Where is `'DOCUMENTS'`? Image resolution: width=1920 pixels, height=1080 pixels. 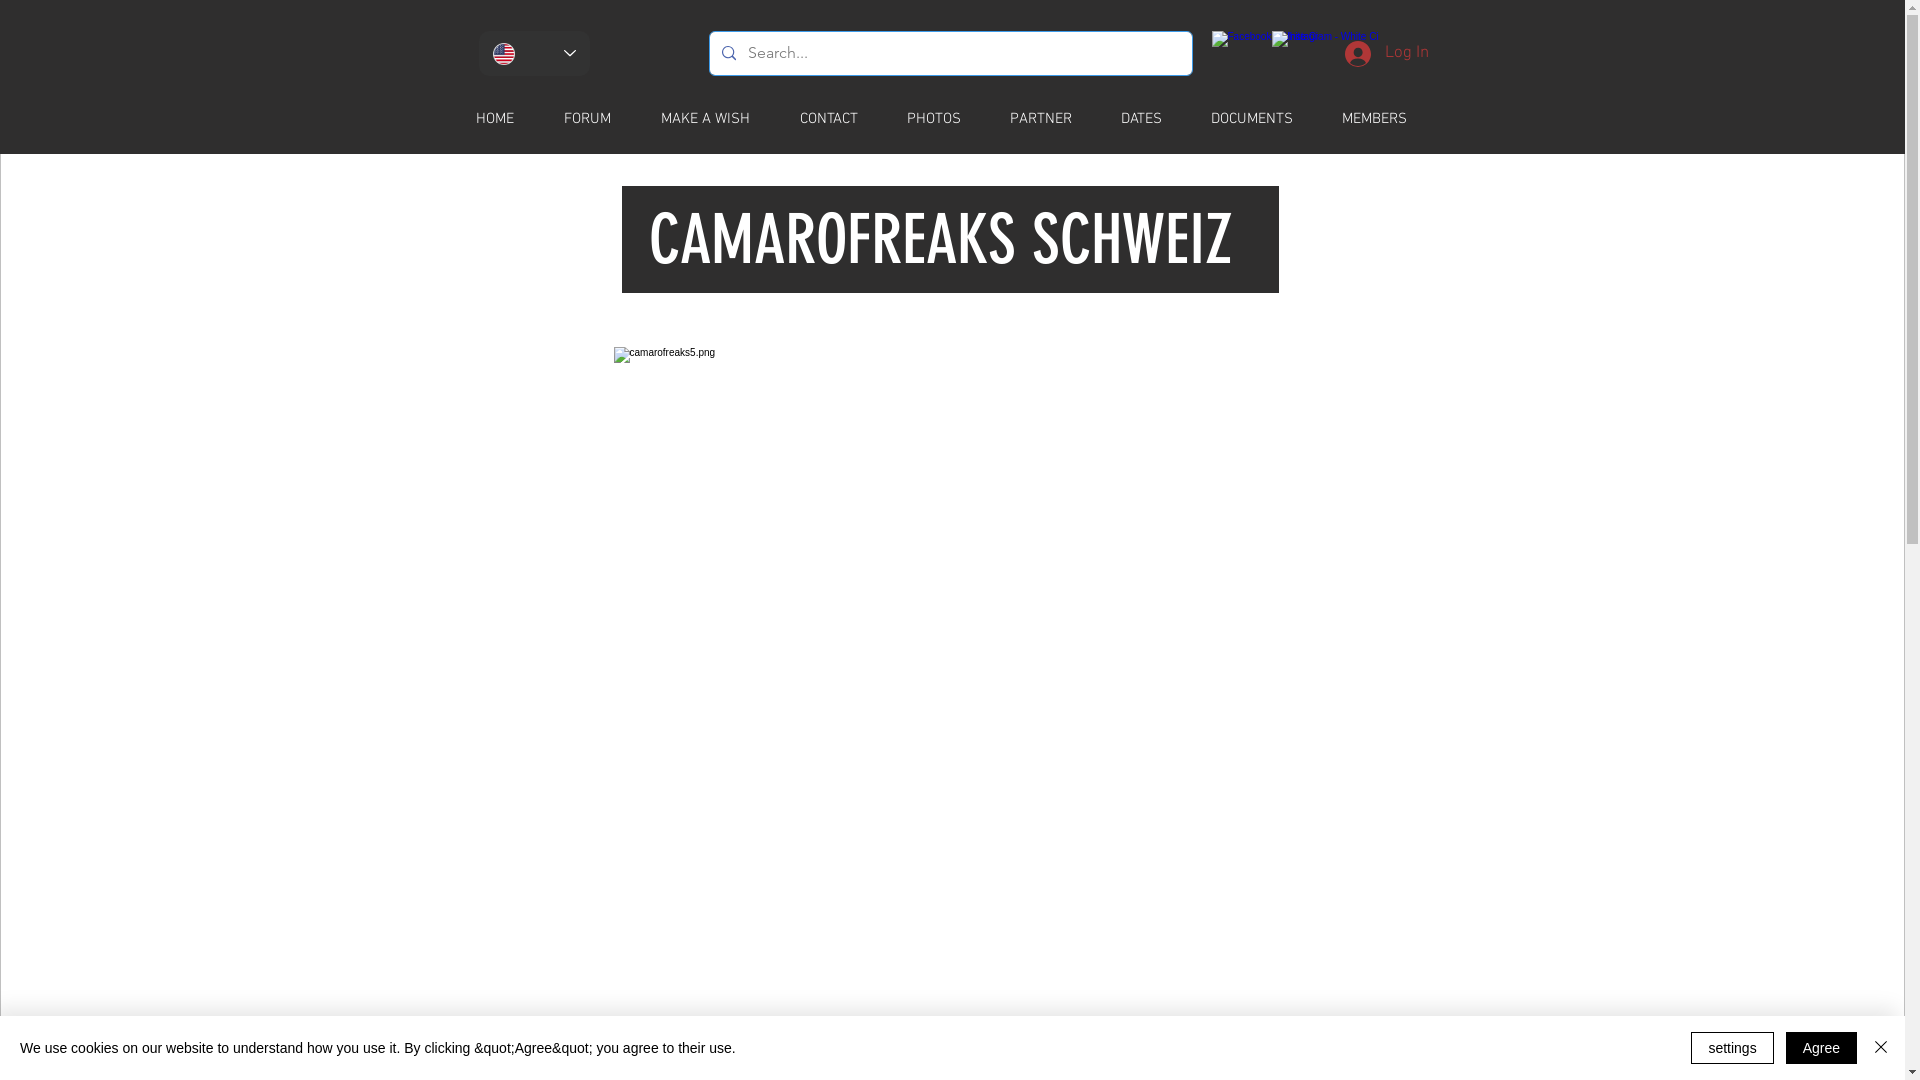 'DOCUMENTS' is located at coordinates (1262, 119).